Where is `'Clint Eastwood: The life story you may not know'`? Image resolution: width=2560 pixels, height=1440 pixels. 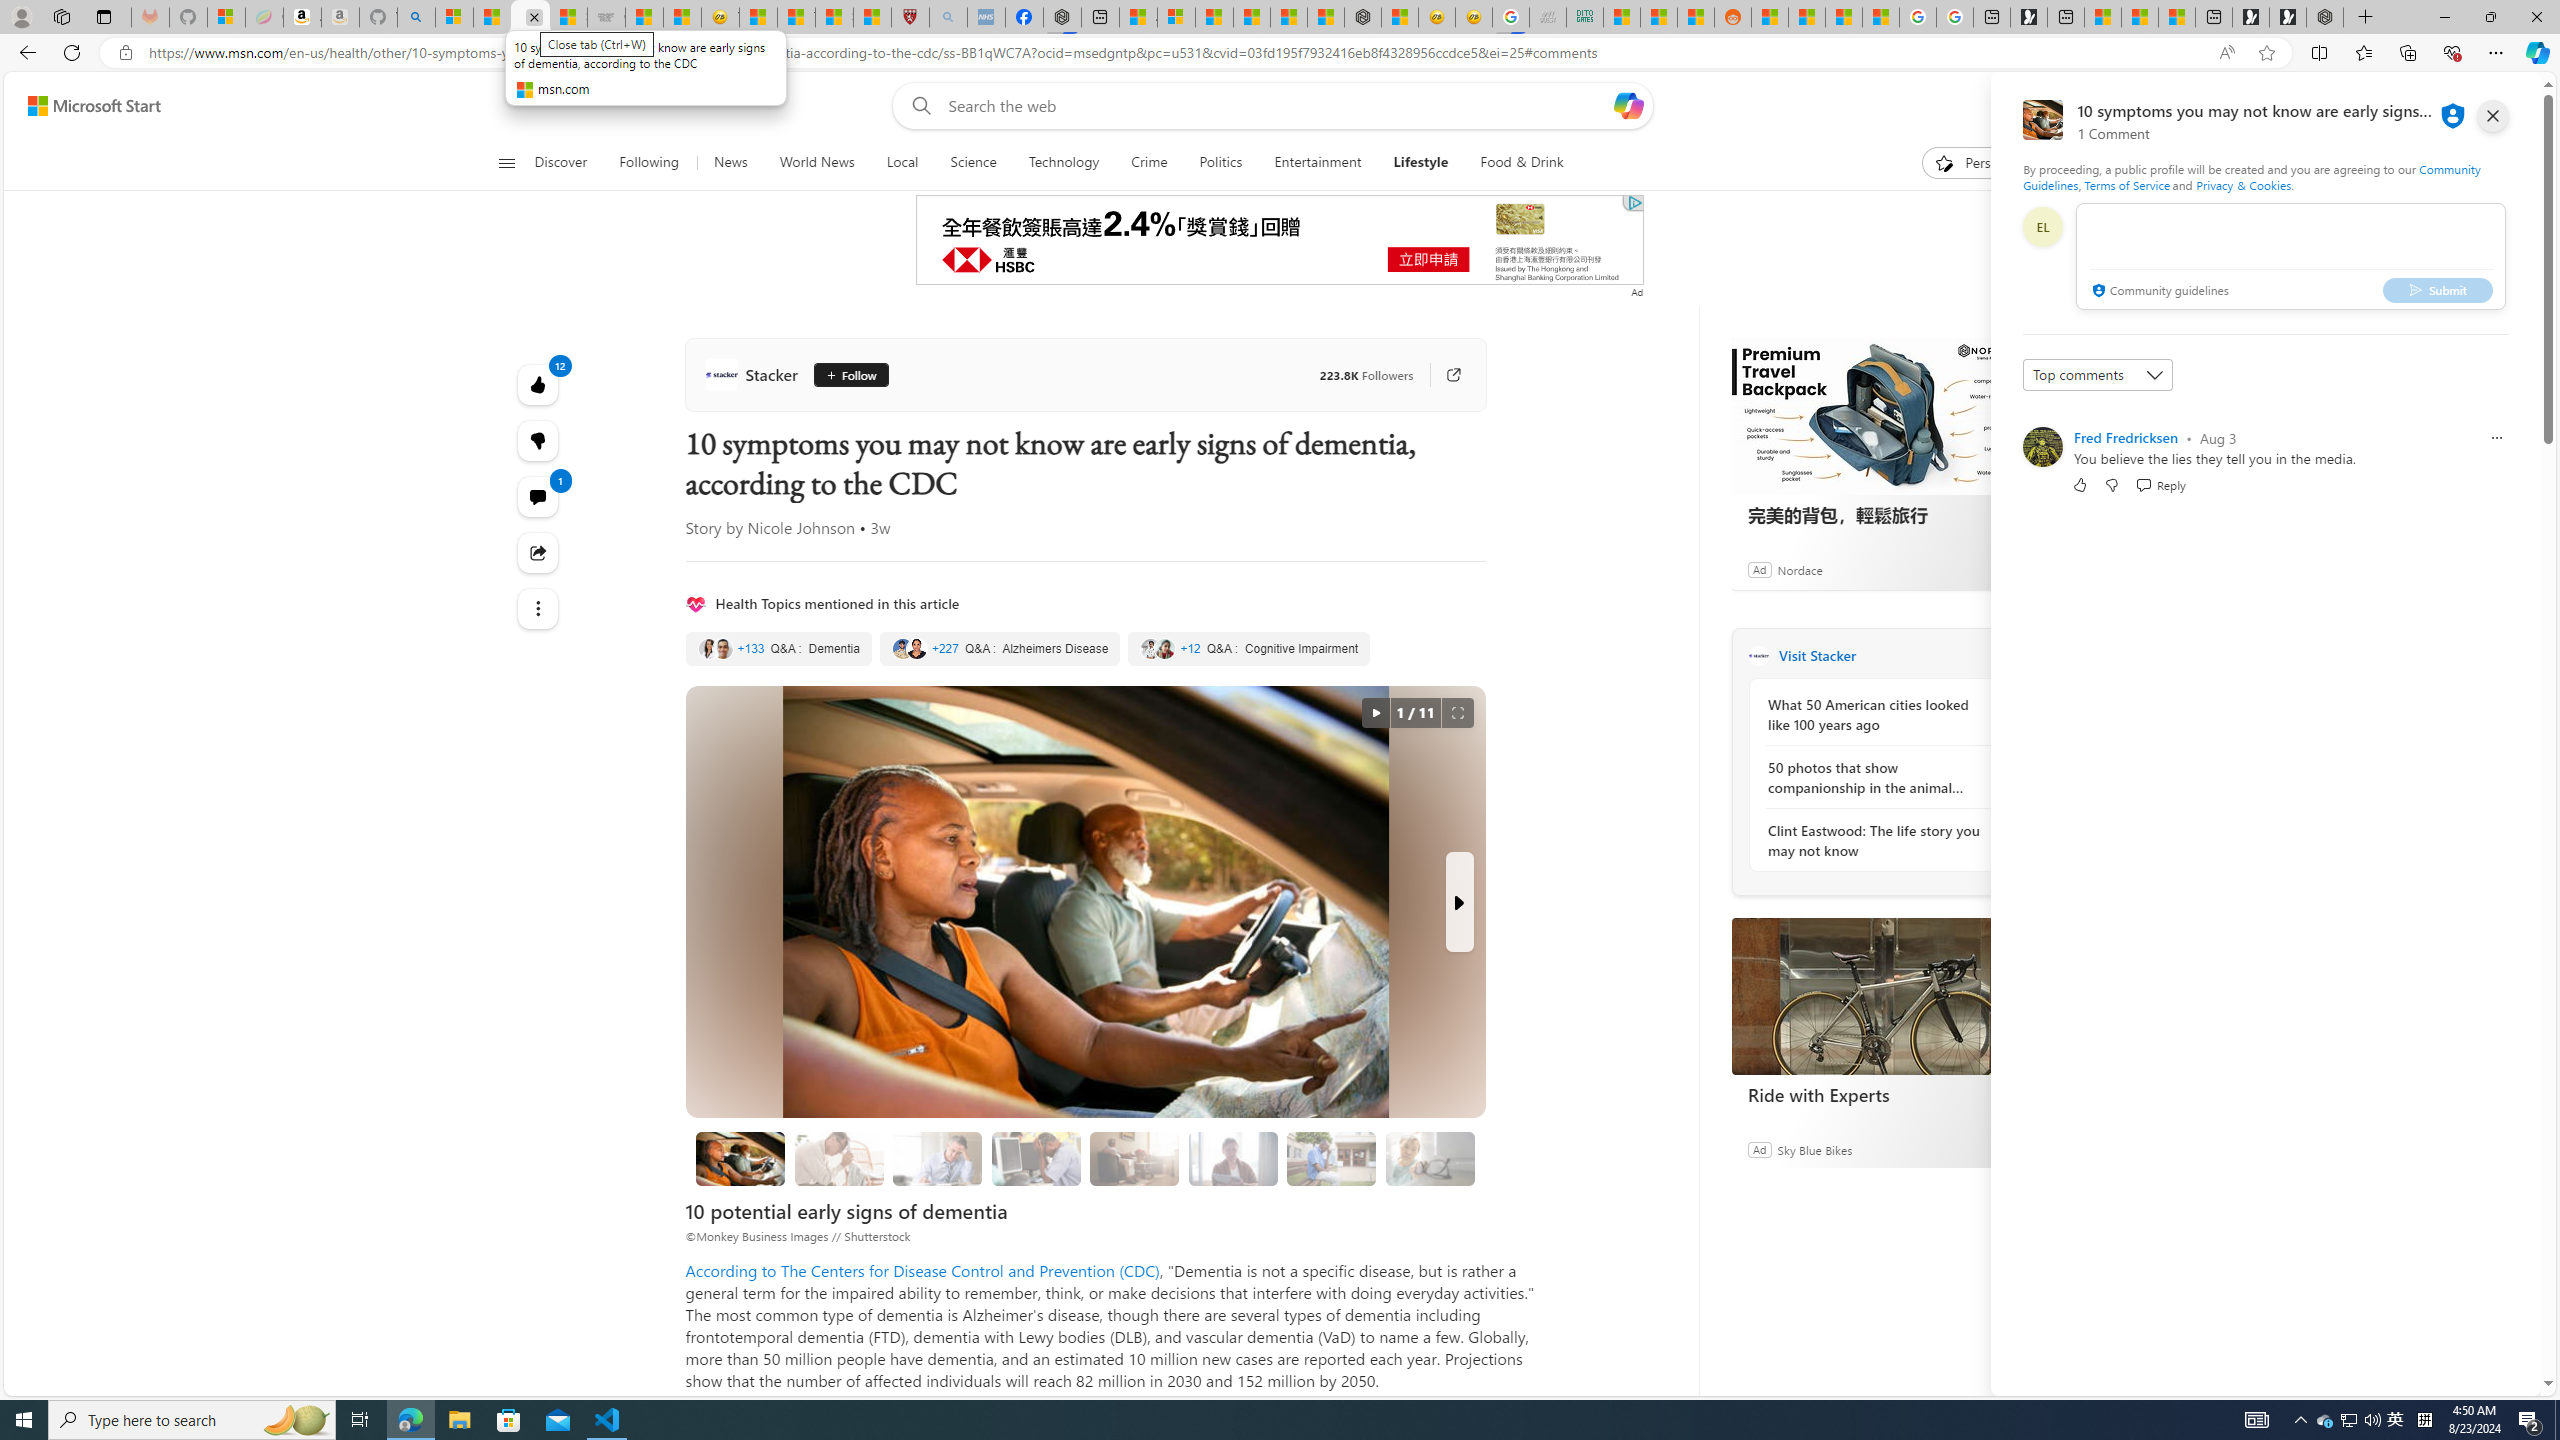 'Clint Eastwood: The life story you may not know' is located at coordinates (1875, 839).